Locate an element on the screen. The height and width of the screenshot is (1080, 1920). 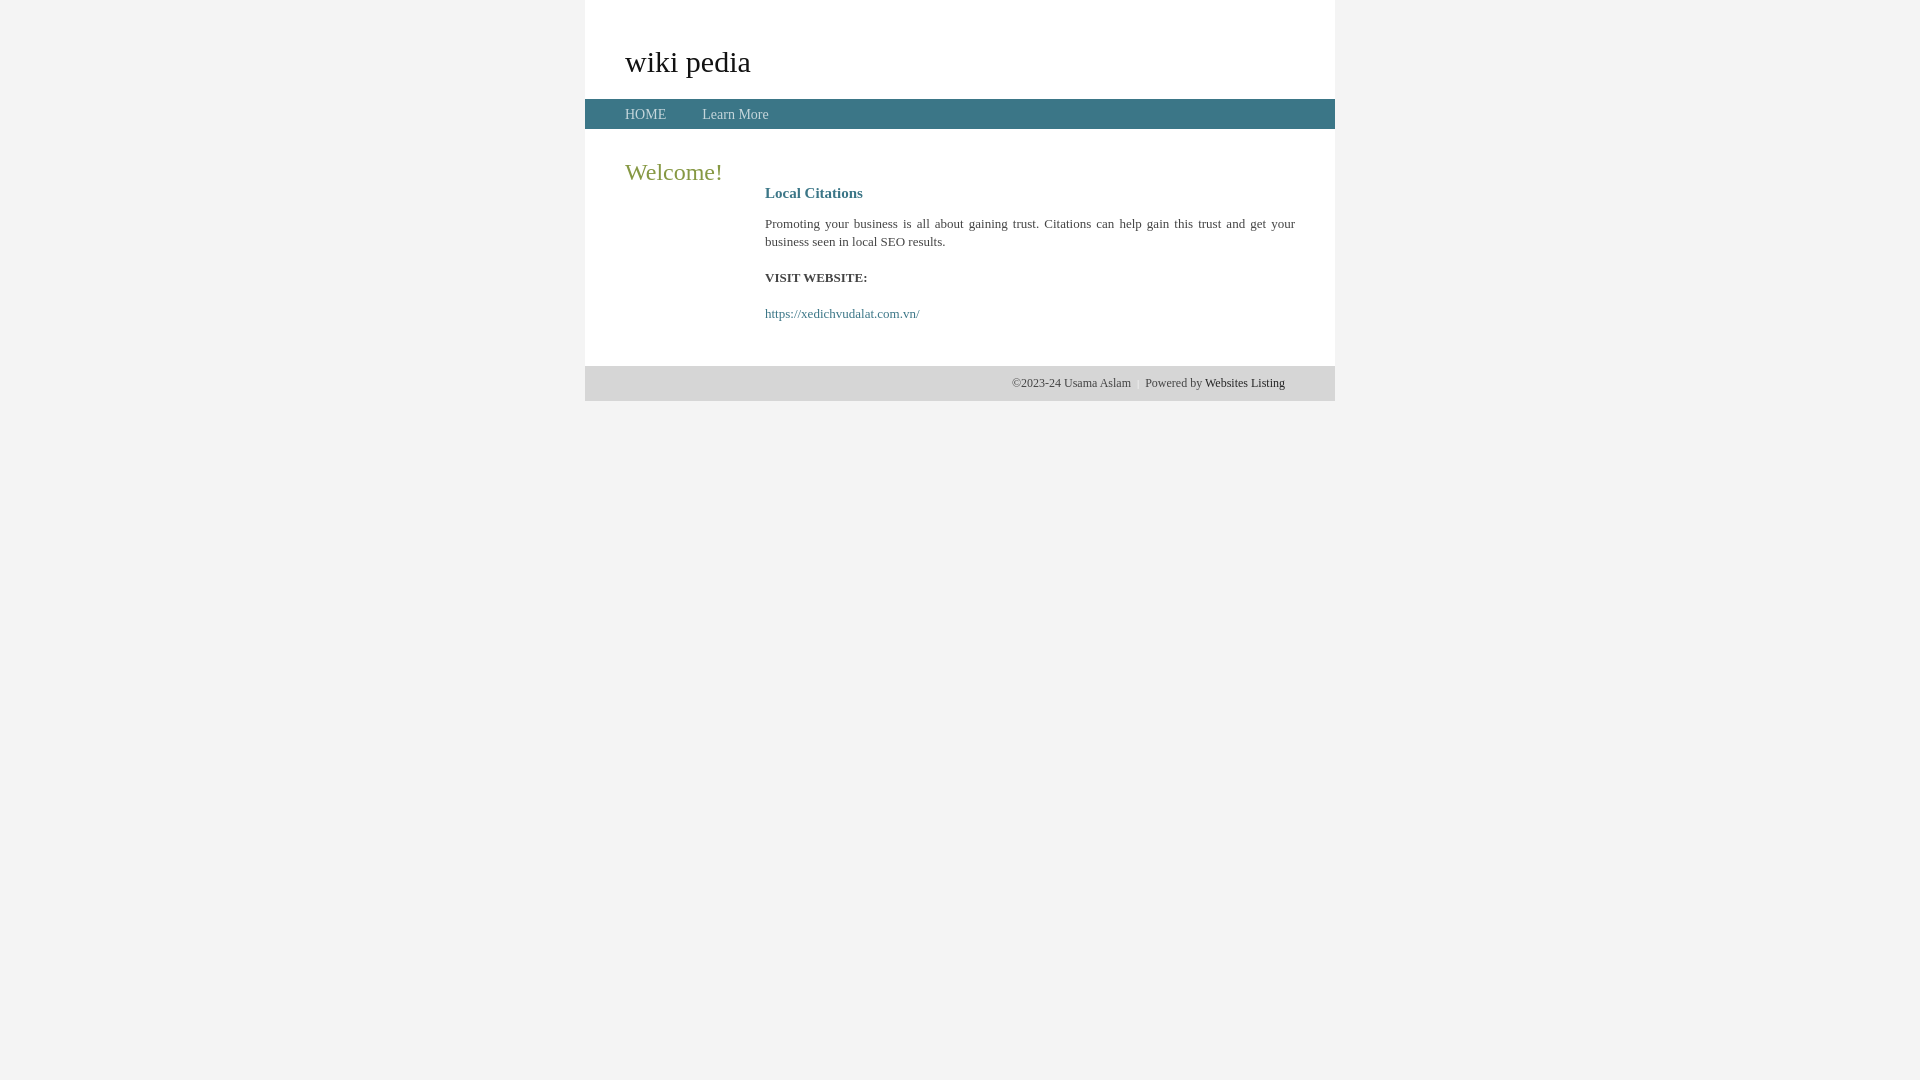
'HOME' is located at coordinates (645, 114).